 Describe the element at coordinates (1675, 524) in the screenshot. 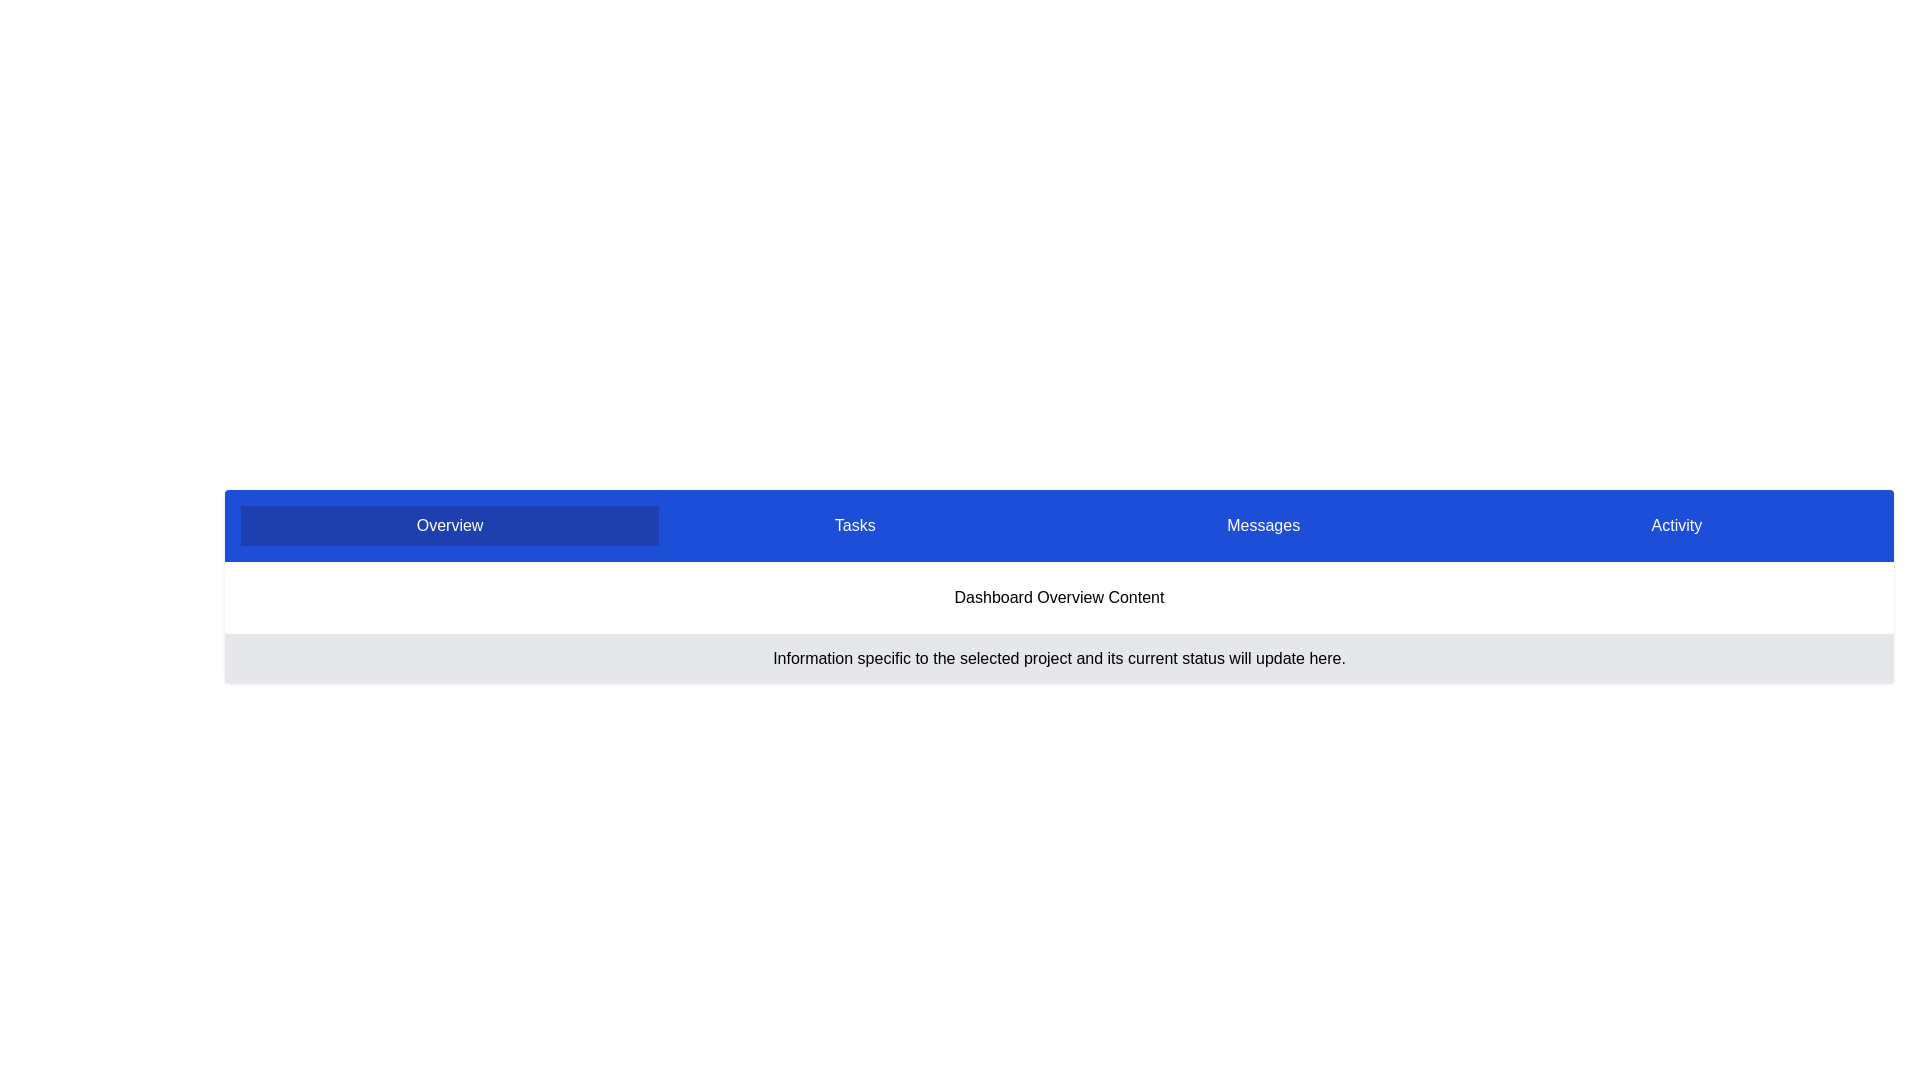

I see `the tab labeled 'Activity'` at that location.